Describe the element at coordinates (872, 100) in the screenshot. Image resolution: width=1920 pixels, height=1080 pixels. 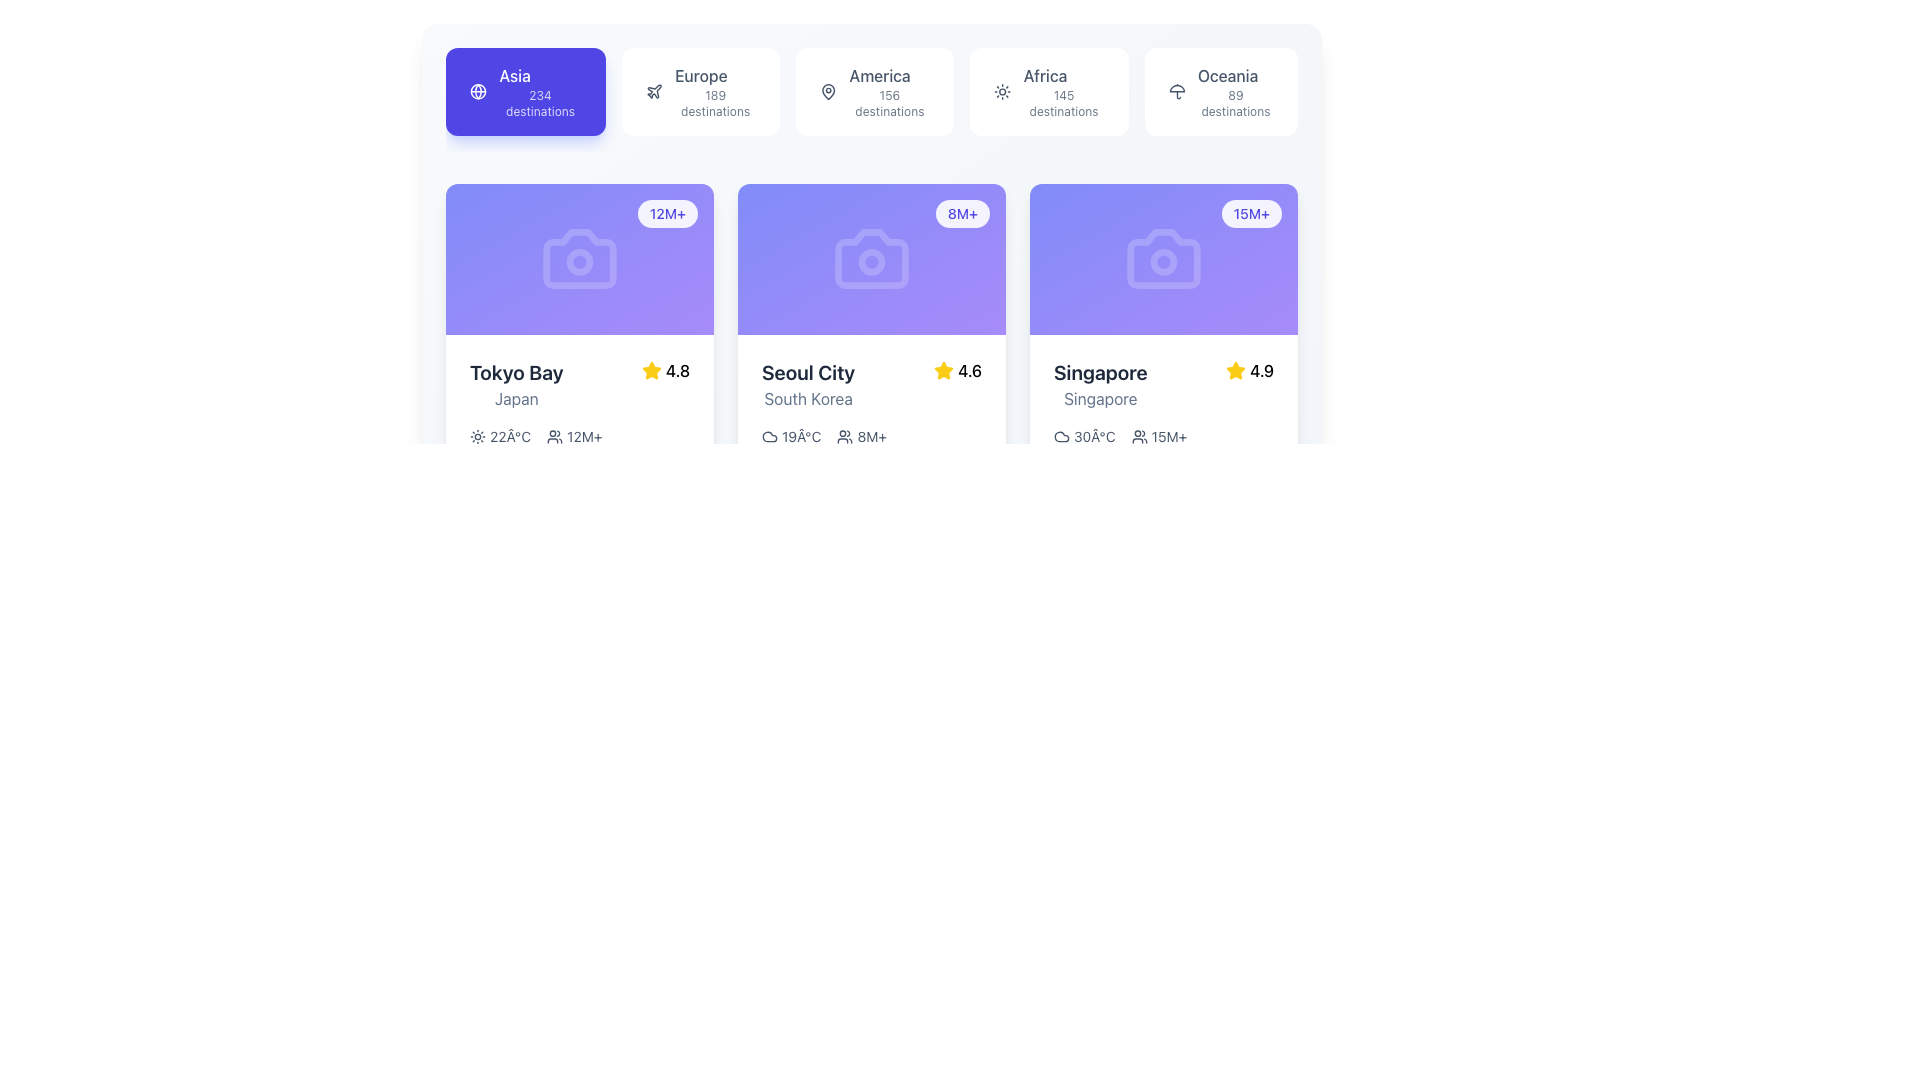
I see `the button representing the Americas destination selector` at that location.